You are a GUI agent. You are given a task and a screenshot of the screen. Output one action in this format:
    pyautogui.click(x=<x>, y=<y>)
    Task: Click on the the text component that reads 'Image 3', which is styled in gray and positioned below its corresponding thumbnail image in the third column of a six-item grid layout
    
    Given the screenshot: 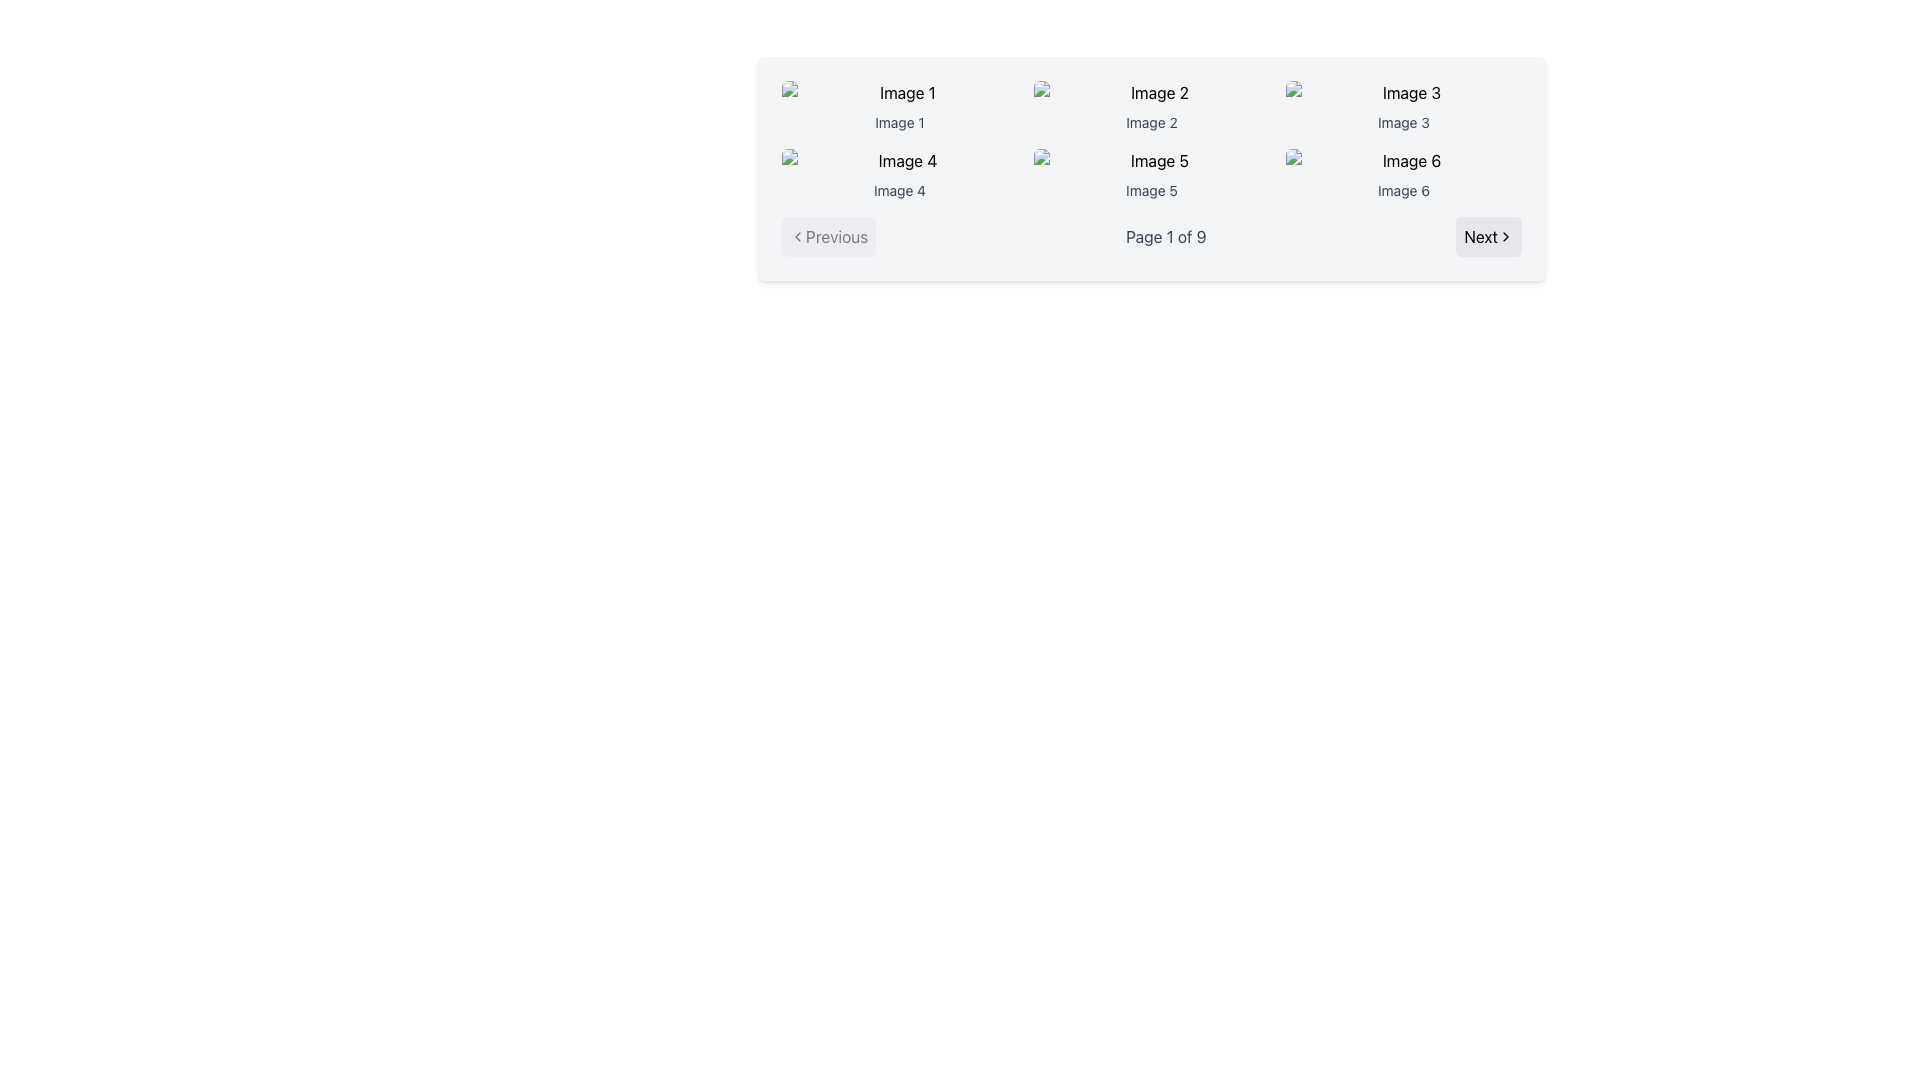 What is the action you would take?
    pyautogui.click(x=1402, y=123)
    